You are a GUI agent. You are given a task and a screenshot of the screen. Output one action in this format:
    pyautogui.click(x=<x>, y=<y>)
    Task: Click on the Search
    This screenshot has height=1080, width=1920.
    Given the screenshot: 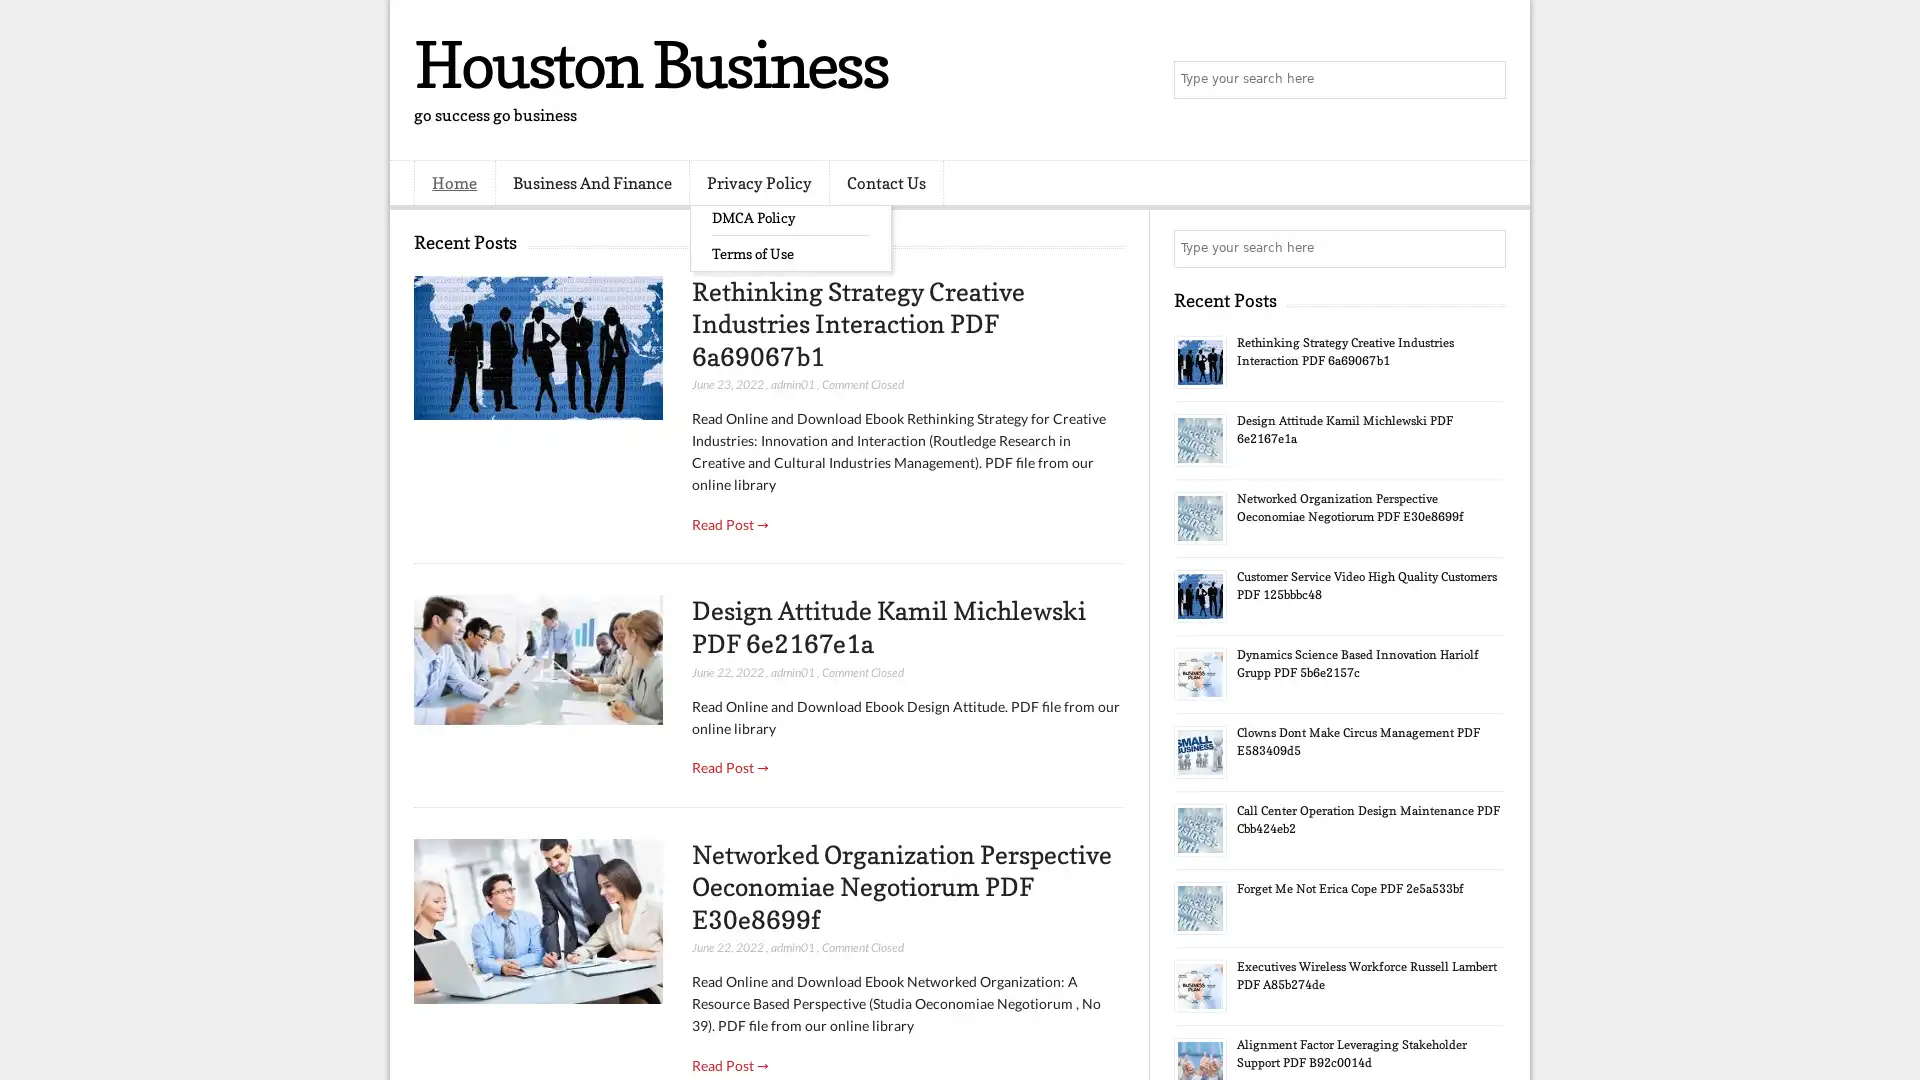 What is the action you would take?
    pyautogui.click(x=1485, y=80)
    